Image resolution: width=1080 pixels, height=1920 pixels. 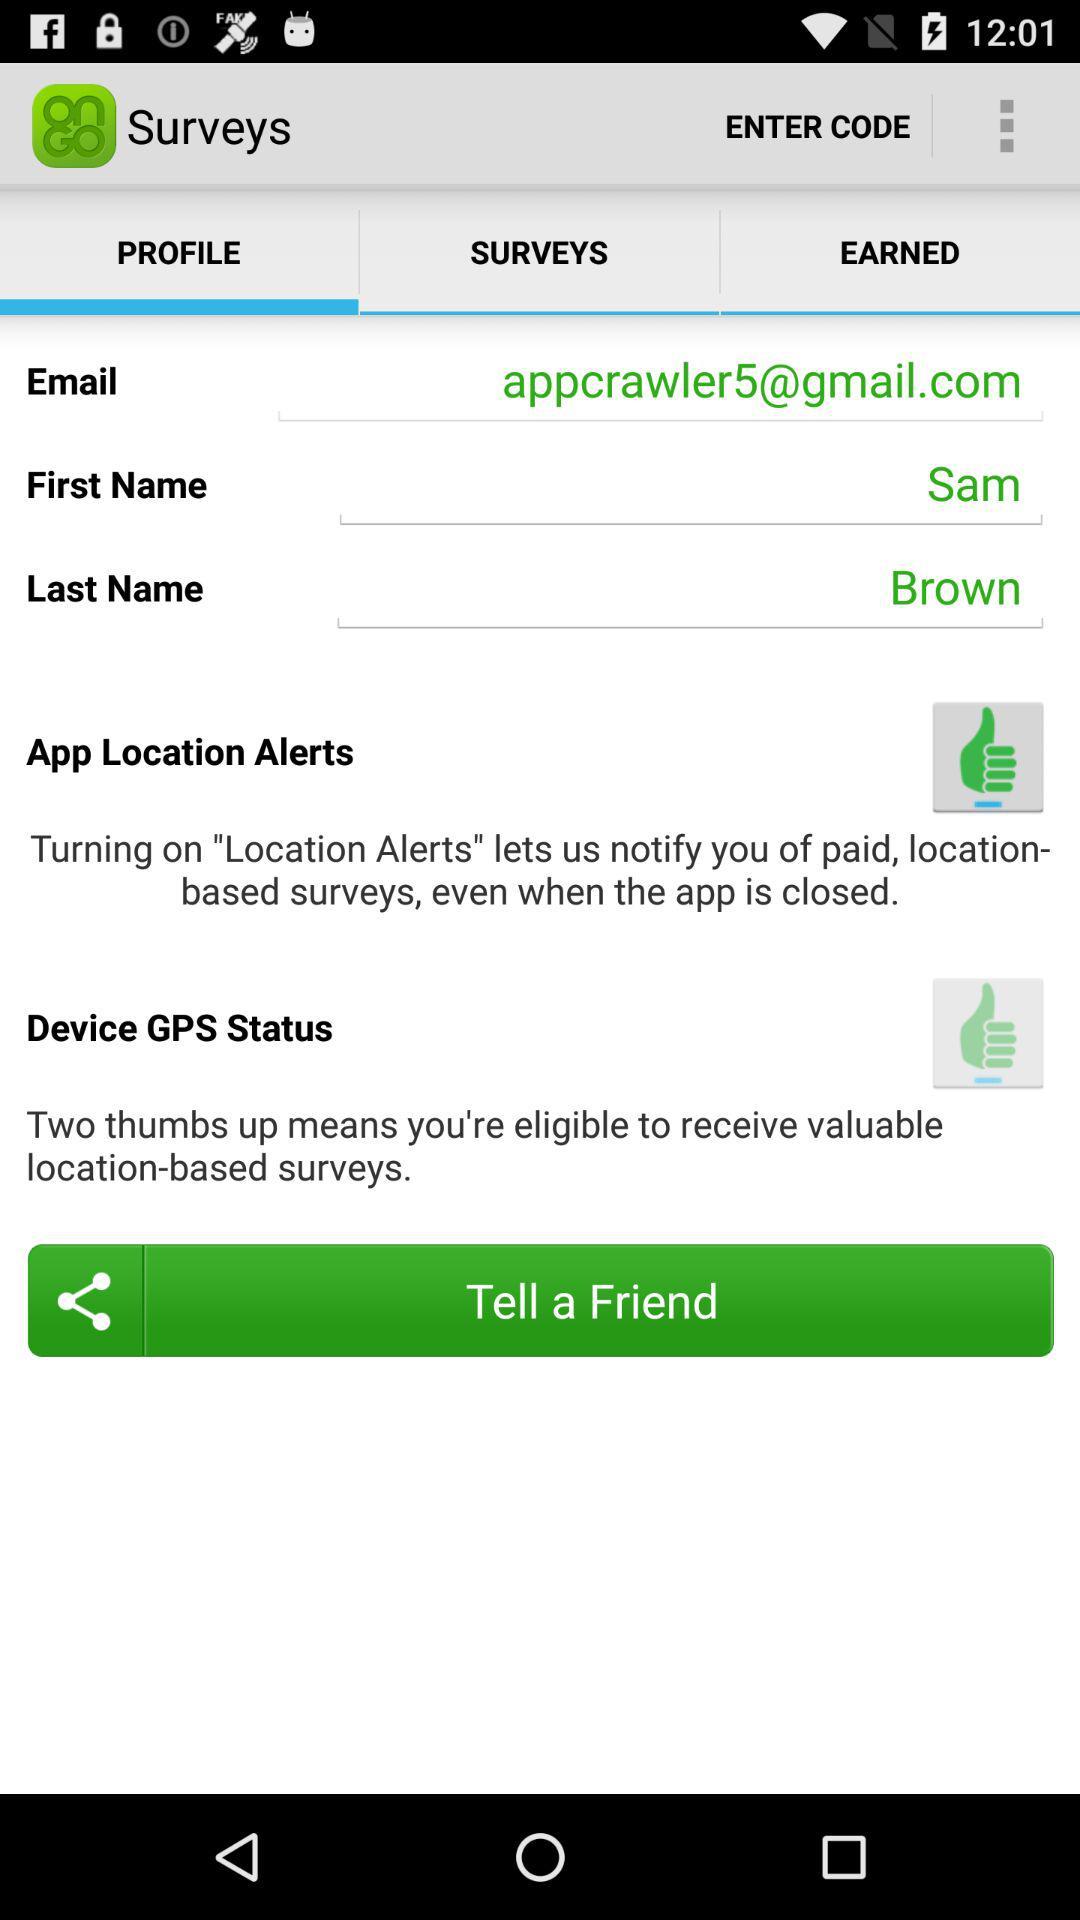 What do you see at coordinates (689, 586) in the screenshot?
I see `the brown item` at bounding box center [689, 586].